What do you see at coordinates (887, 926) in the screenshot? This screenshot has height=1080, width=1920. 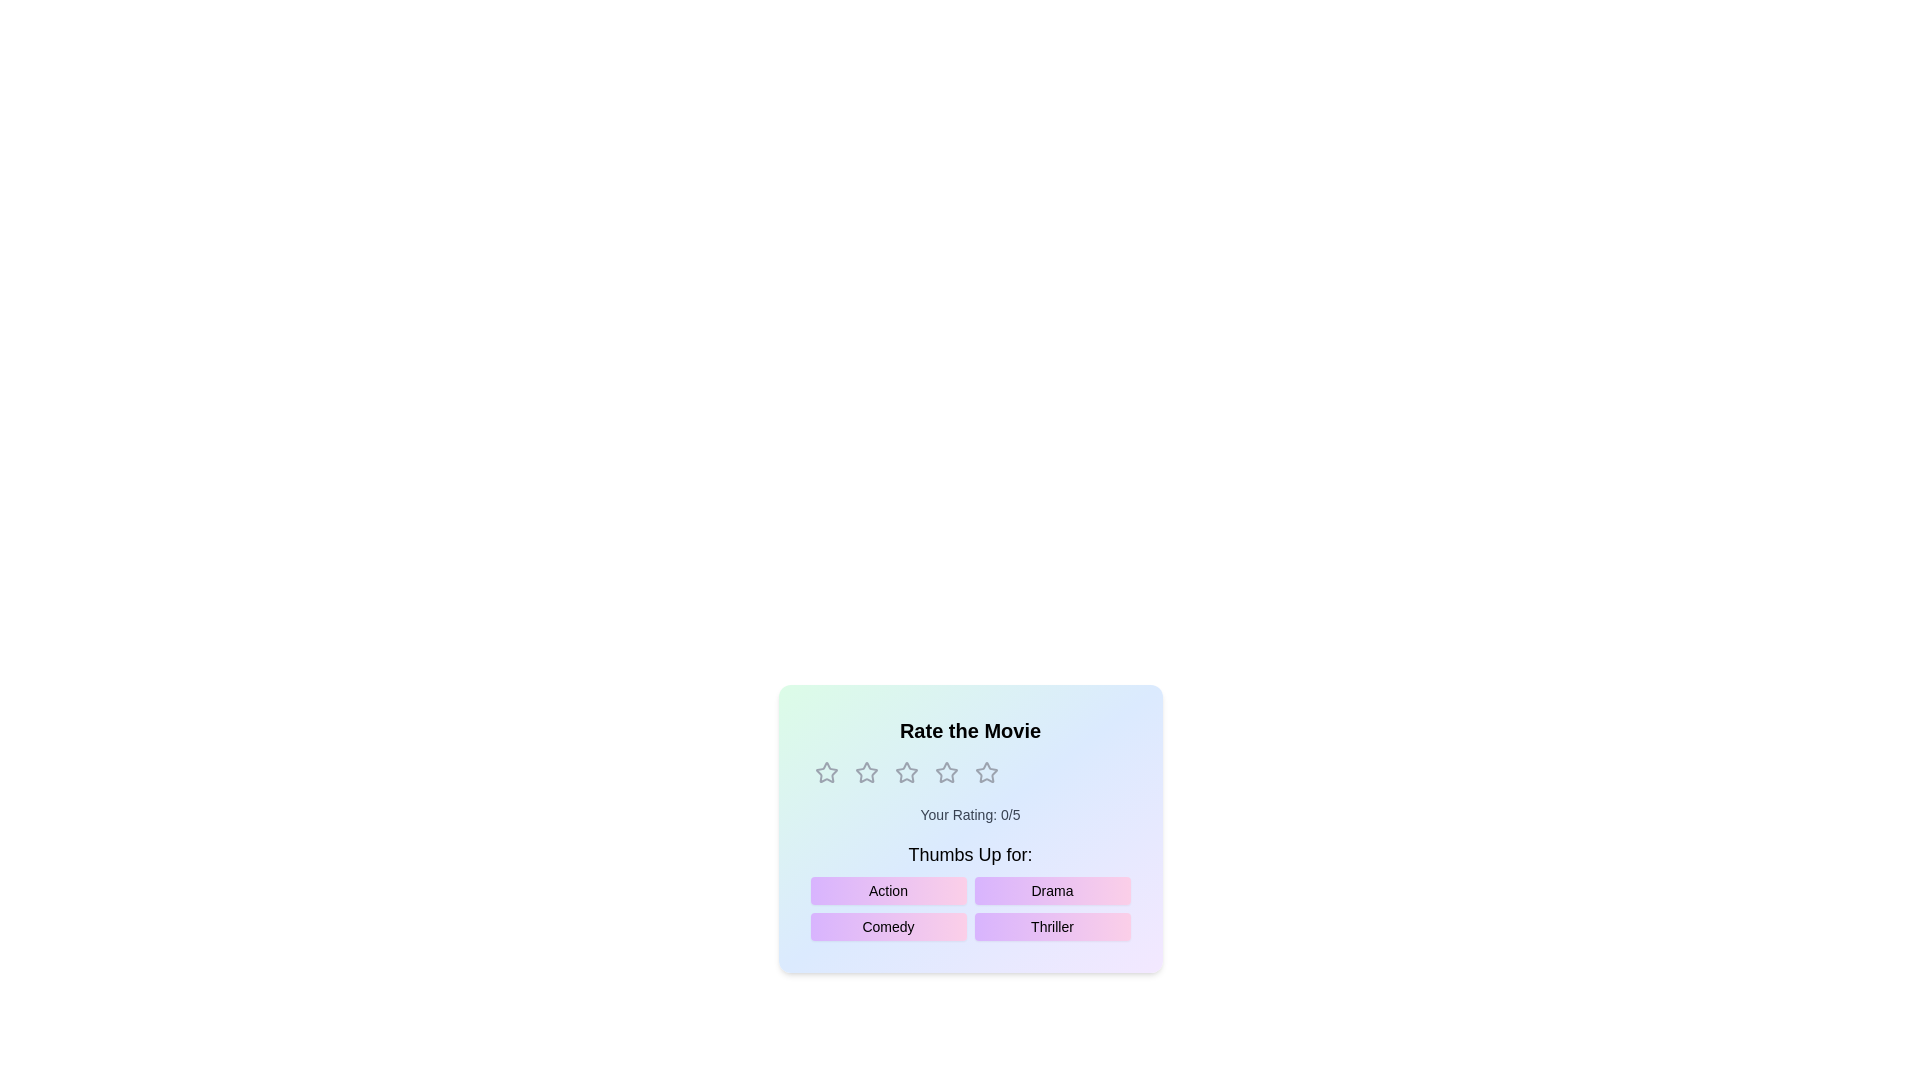 I see `the Comedy button` at bounding box center [887, 926].